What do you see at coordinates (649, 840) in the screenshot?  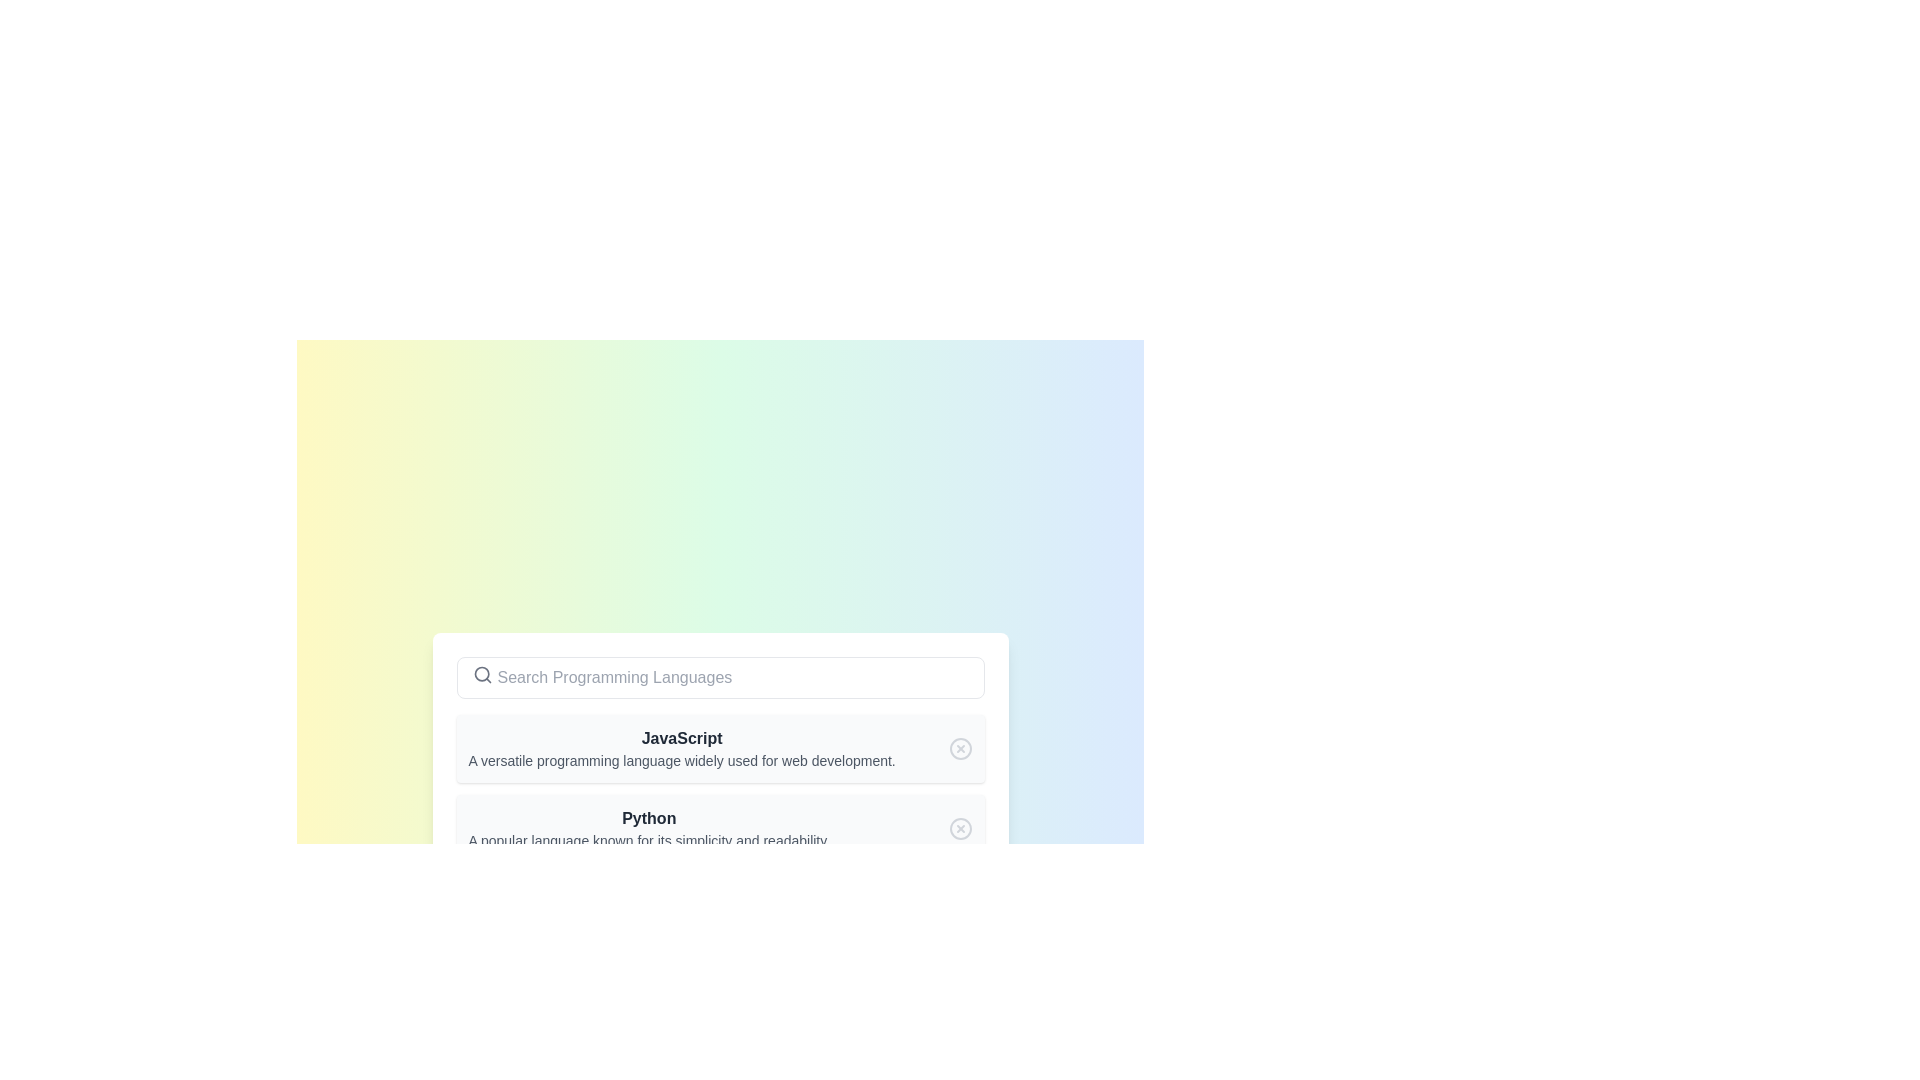 I see `the informational text element located directly below the bold text 'Python', which provides additional descriptive information about the item` at bounding box center [649, 840].